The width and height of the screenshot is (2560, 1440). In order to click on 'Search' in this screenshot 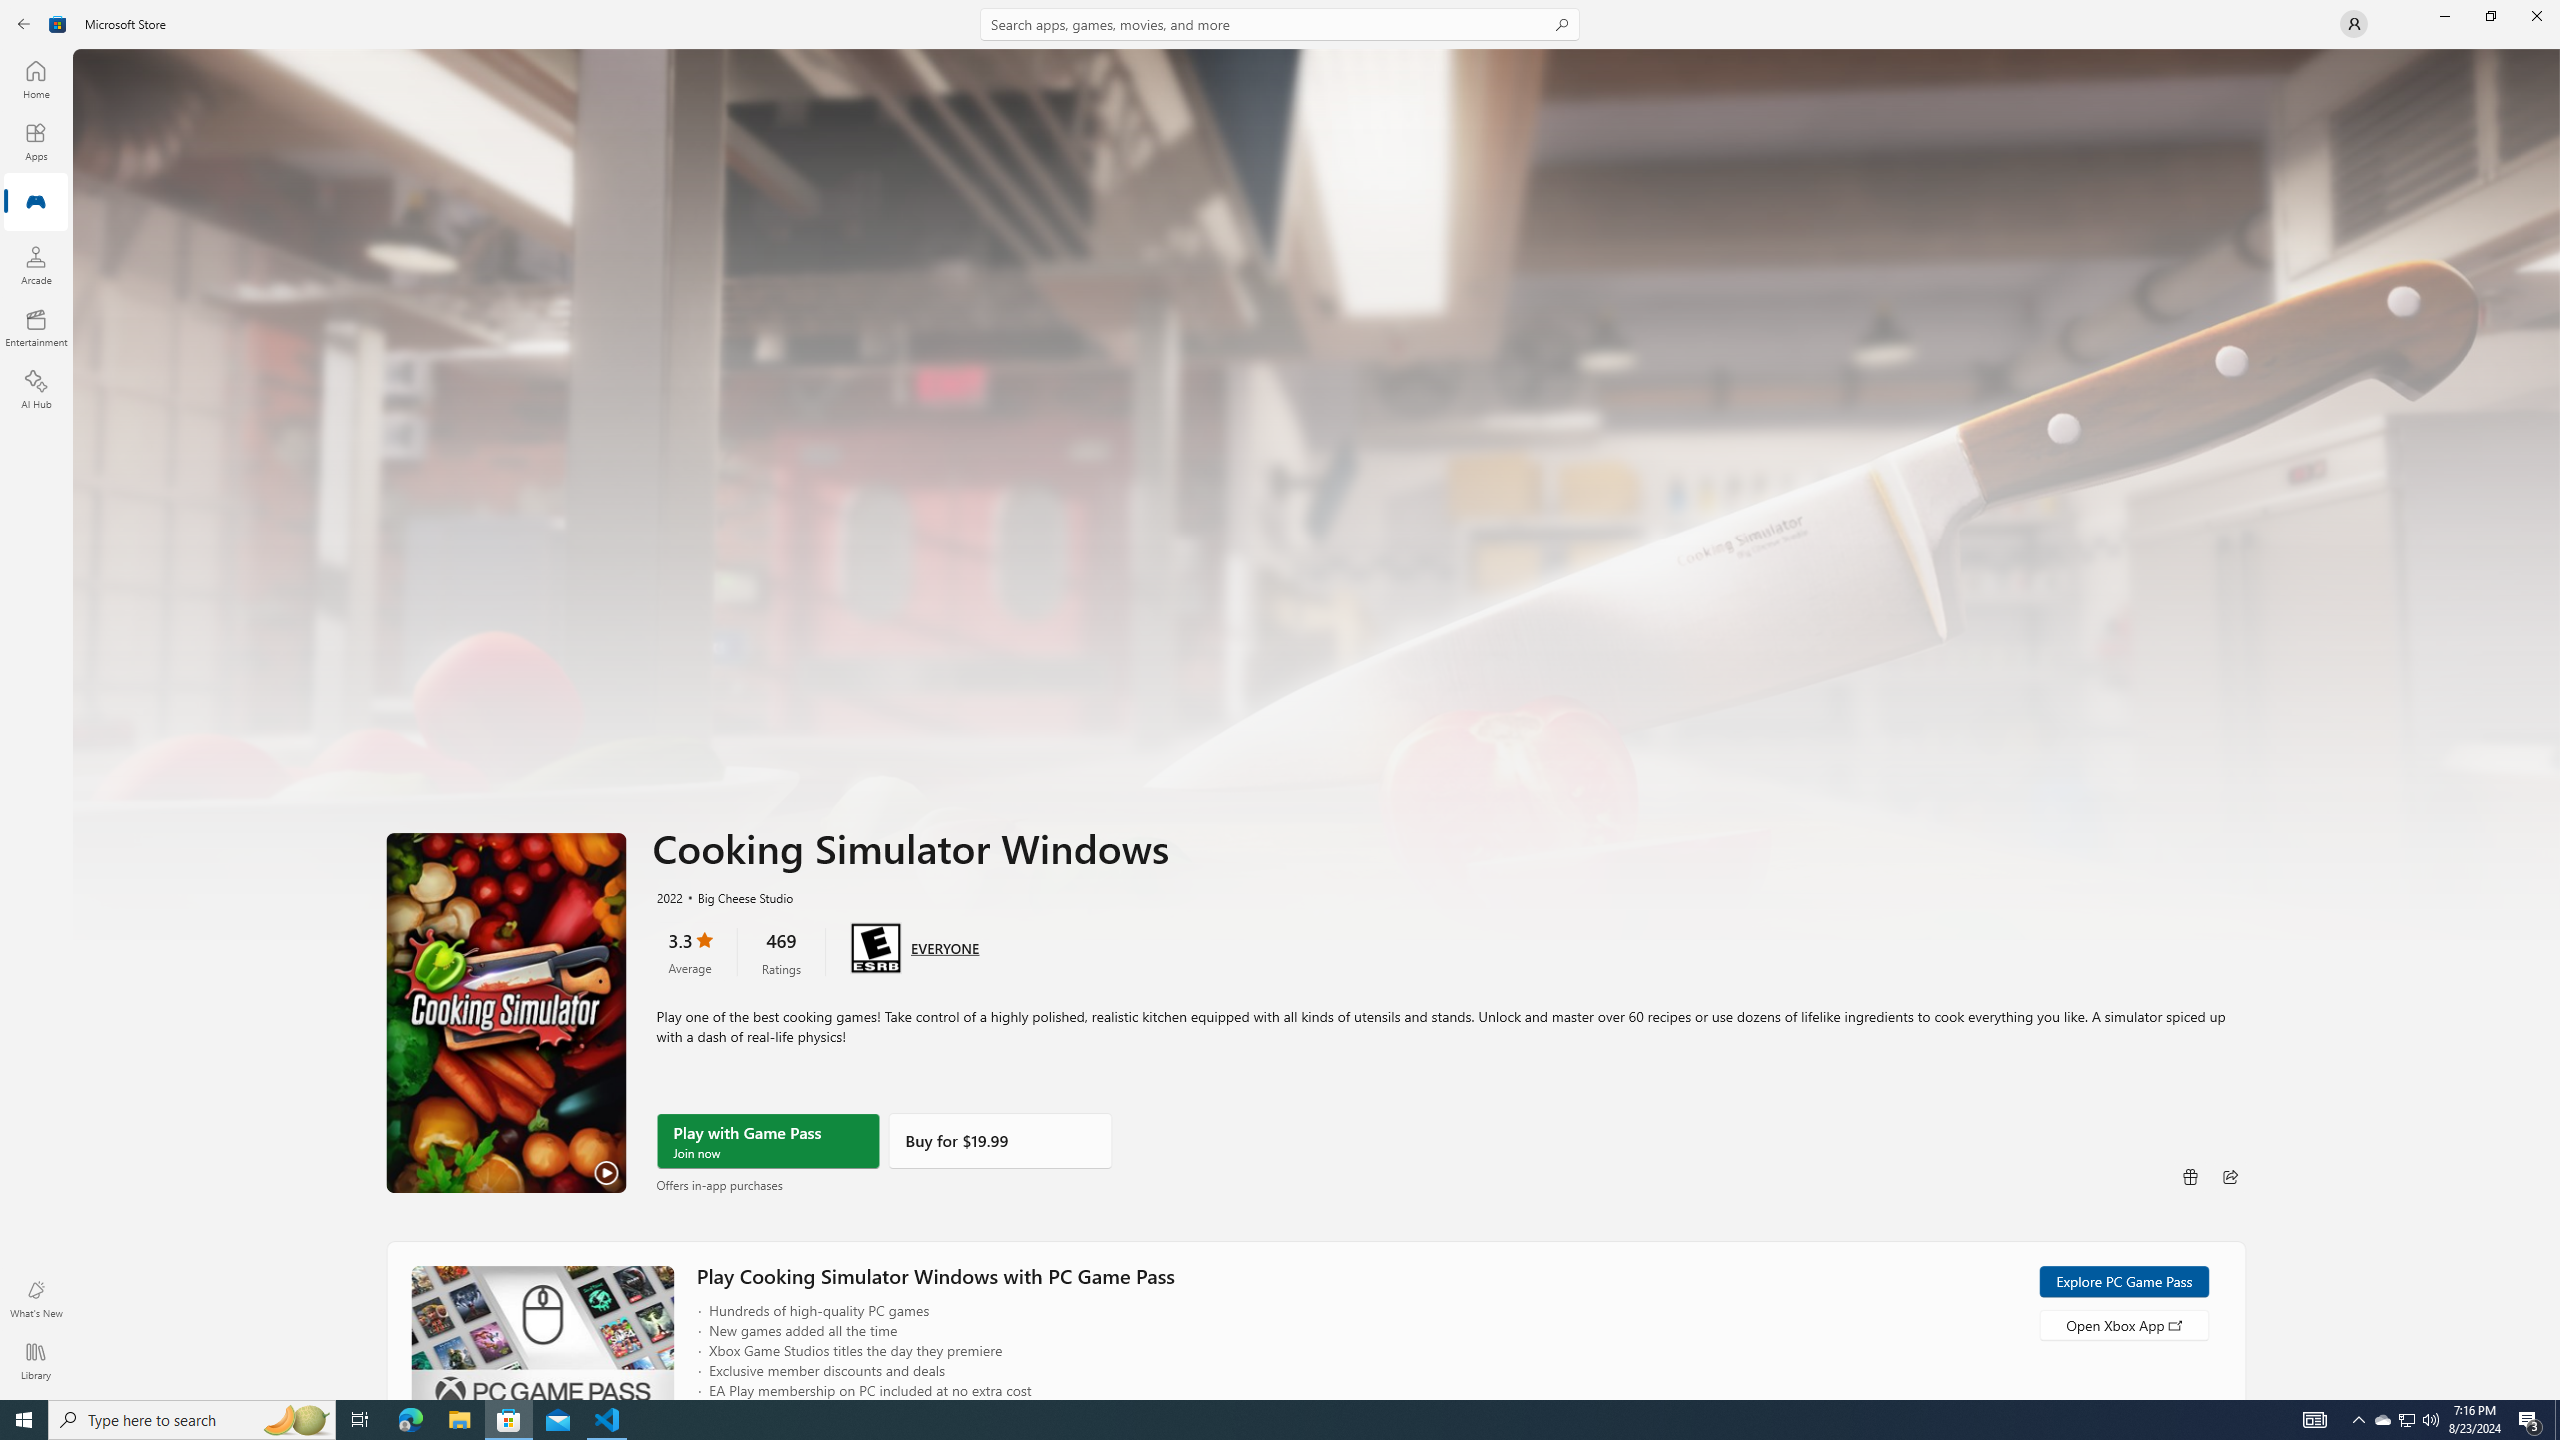, I will do `click(1280, 23)`.